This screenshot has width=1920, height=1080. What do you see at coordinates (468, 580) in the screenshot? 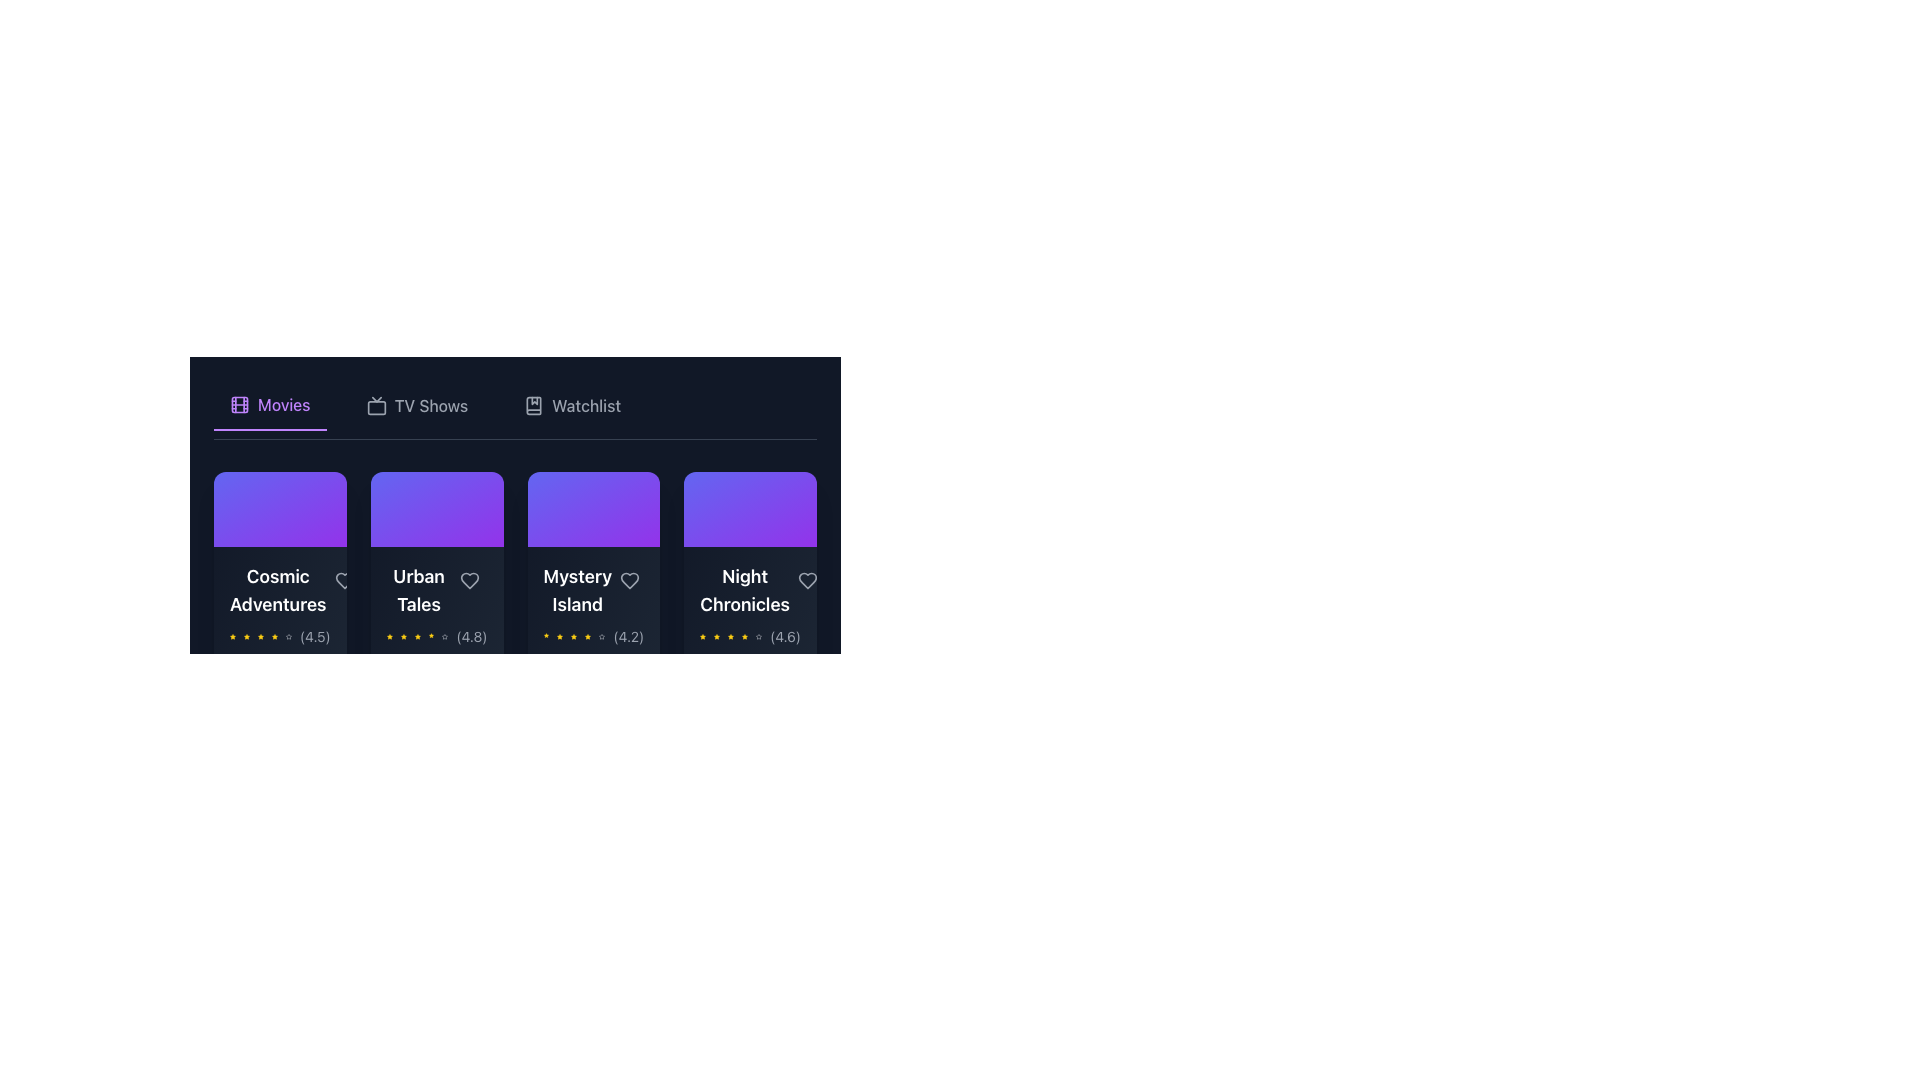
I see `the heart-shaped icon button located in the lower part of the 'Urban Tales' content card, positioned on the right side of the card next to the title's rating information` at bounding box center [468, 580].